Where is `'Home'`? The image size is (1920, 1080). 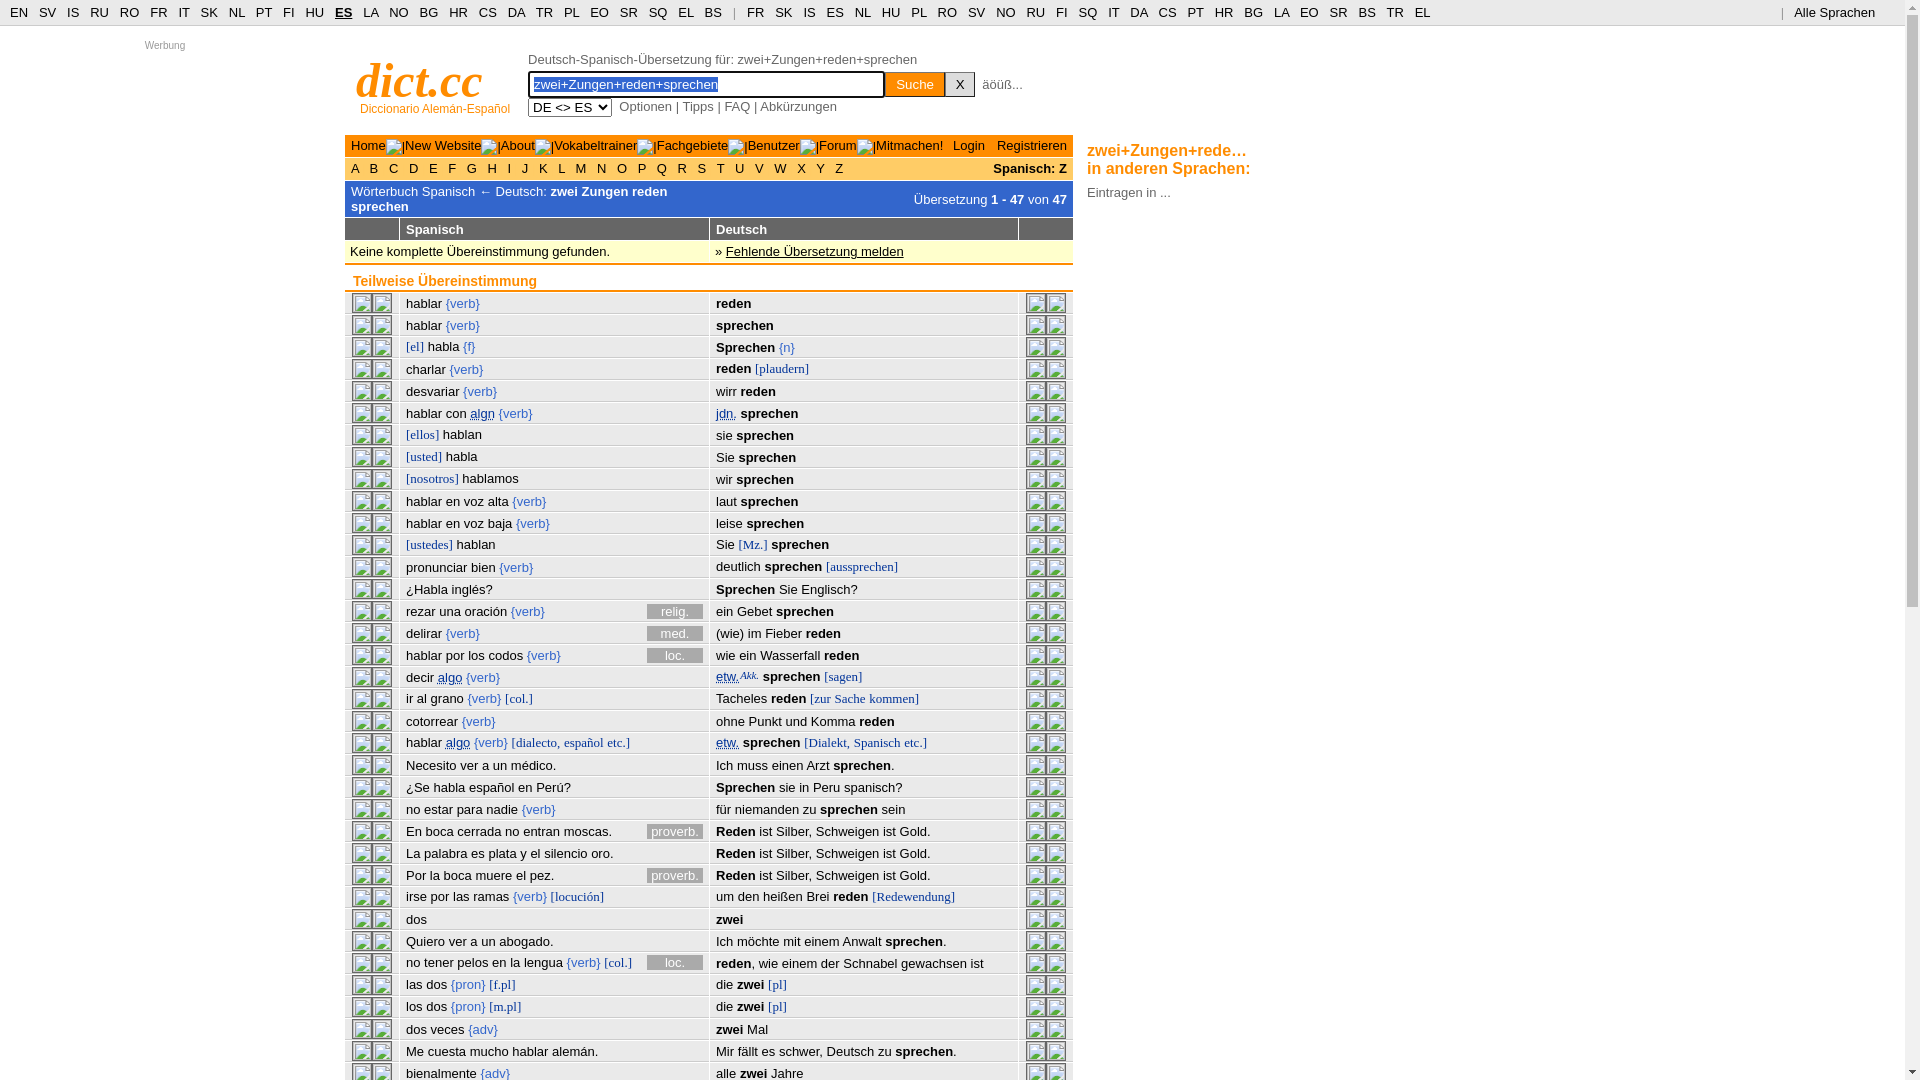
'Home' is located at coordinates (368, 144).